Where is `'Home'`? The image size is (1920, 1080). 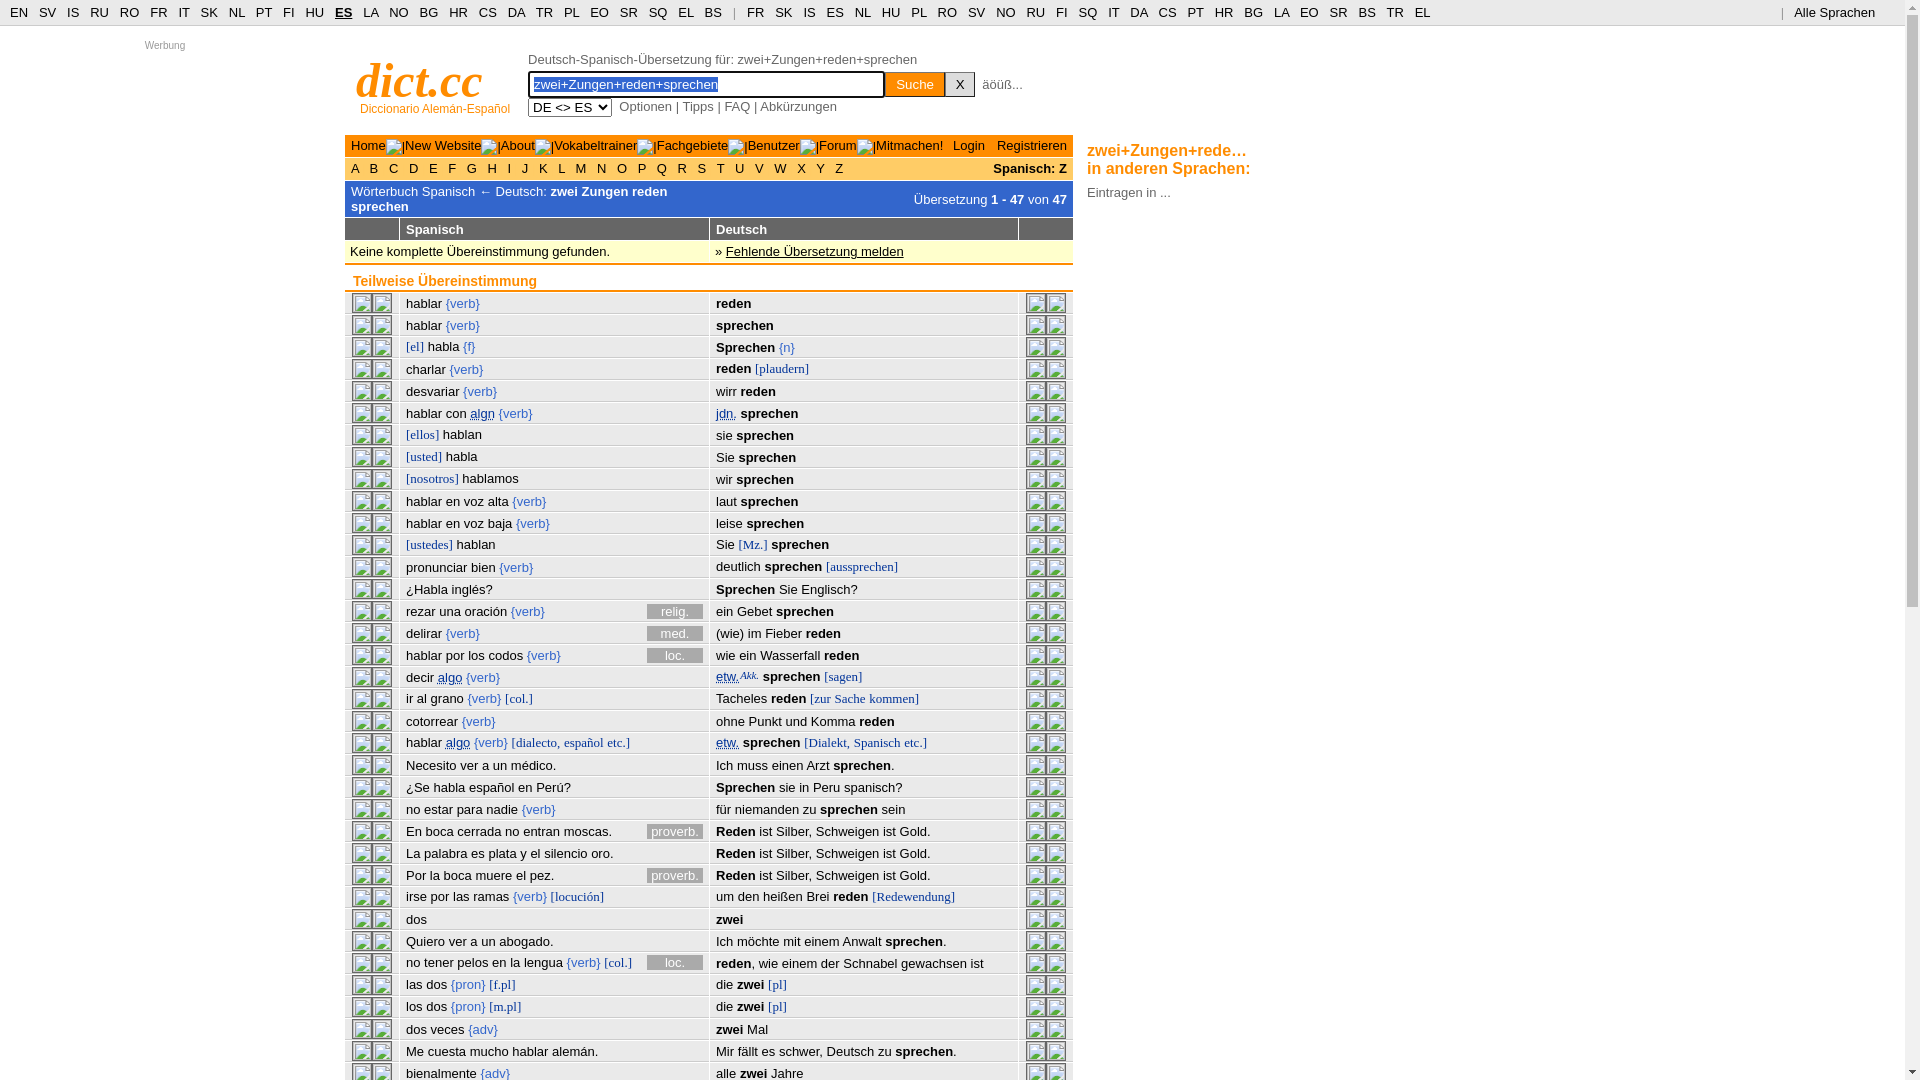
'Home' is located at coordinates (368, 144).